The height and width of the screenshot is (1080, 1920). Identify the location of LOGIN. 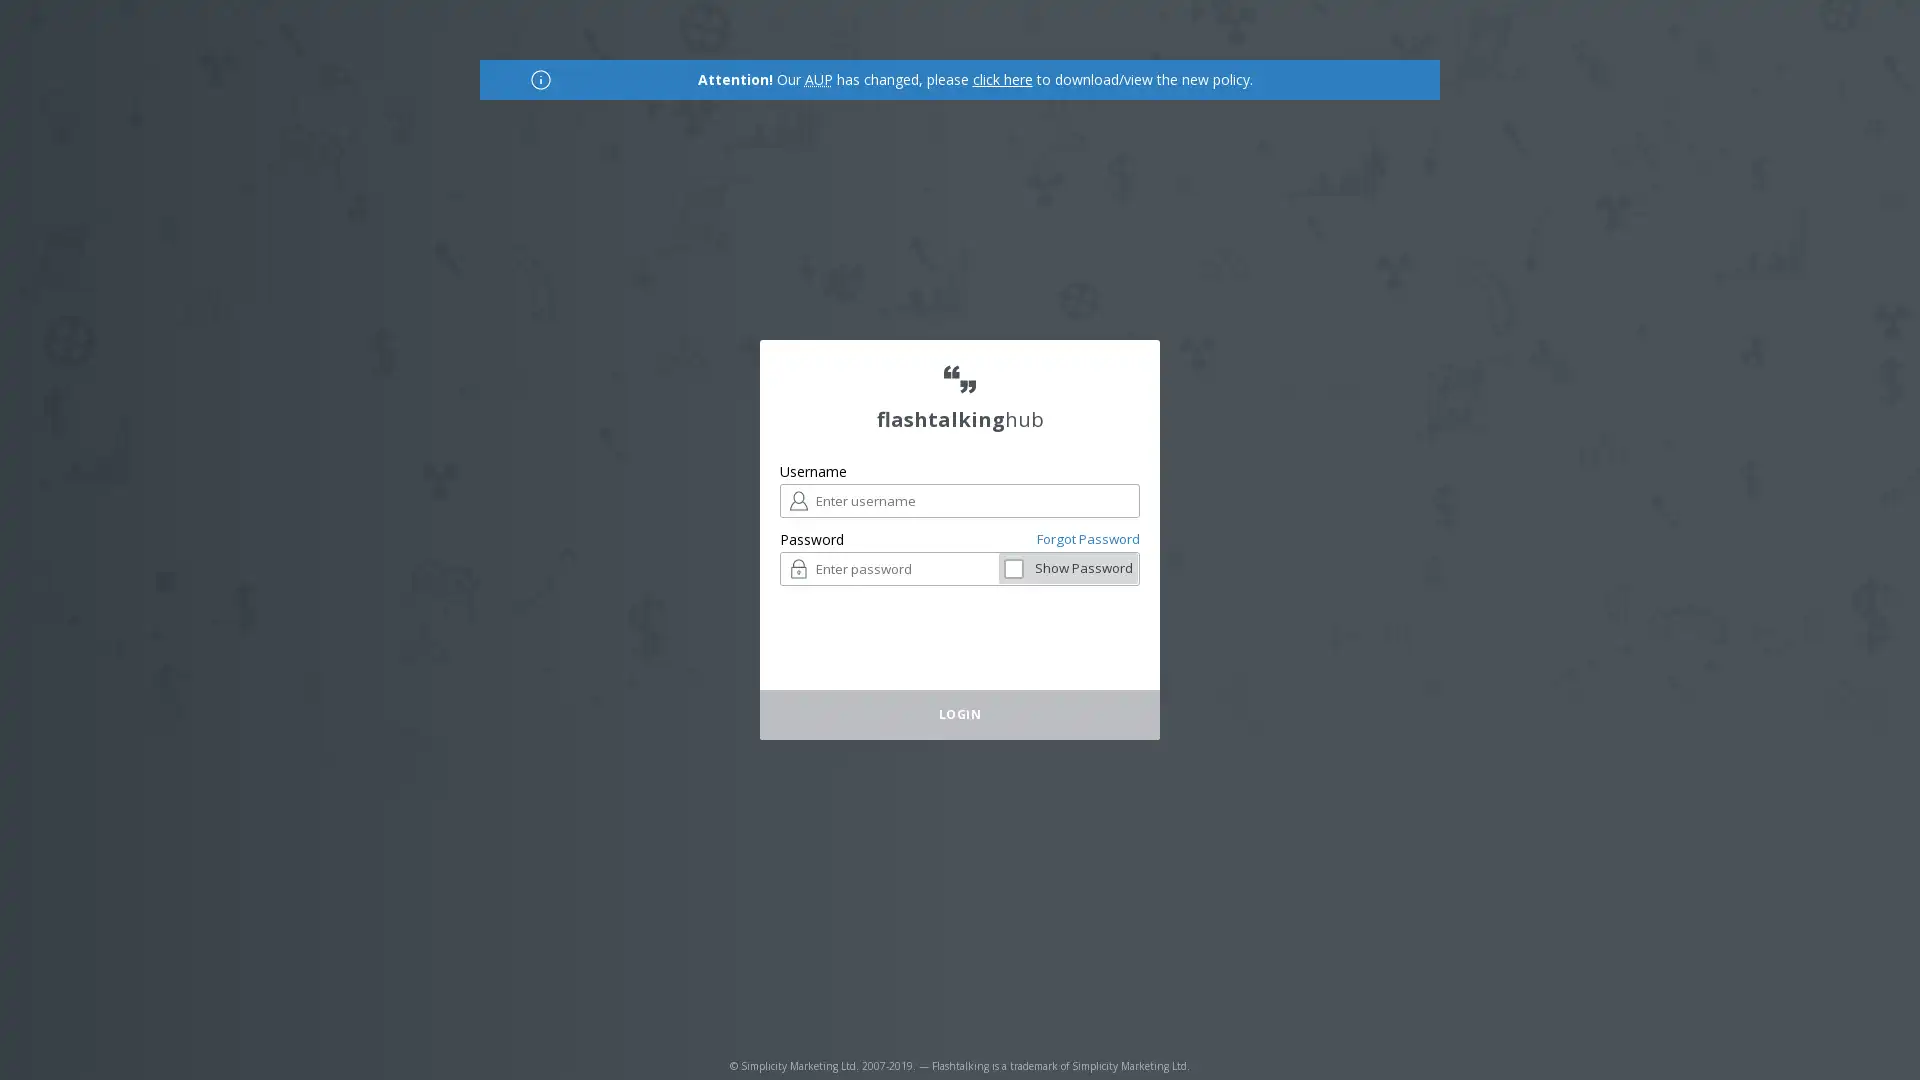
(1147, 569).